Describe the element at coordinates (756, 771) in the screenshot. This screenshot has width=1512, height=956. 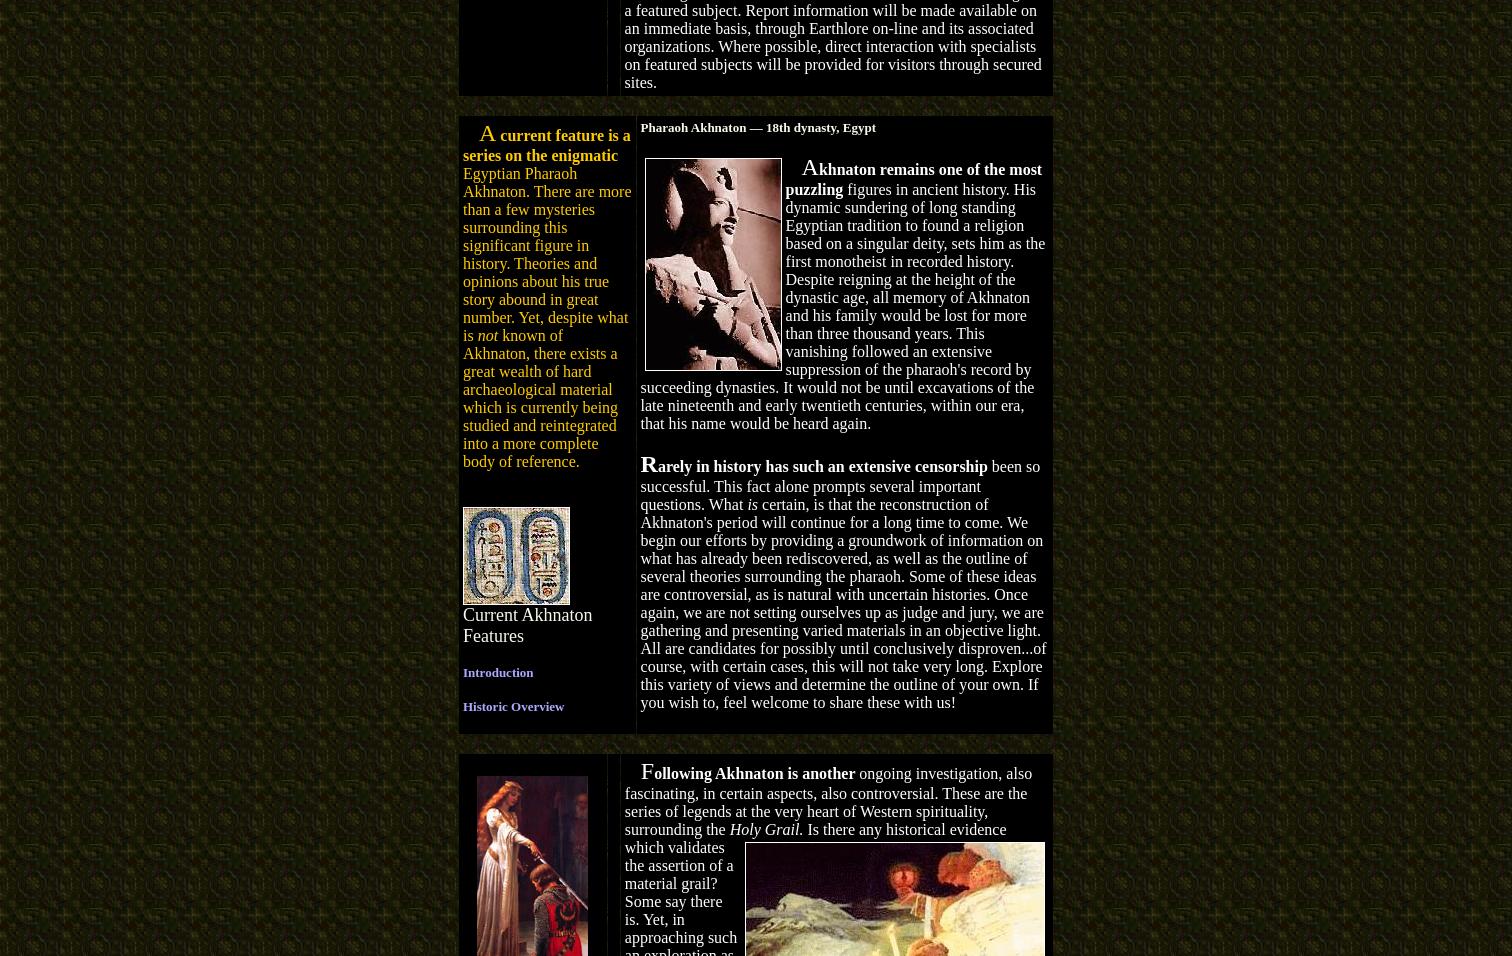
I see `'ollowing 
        Akhnaton is another'` at that location.